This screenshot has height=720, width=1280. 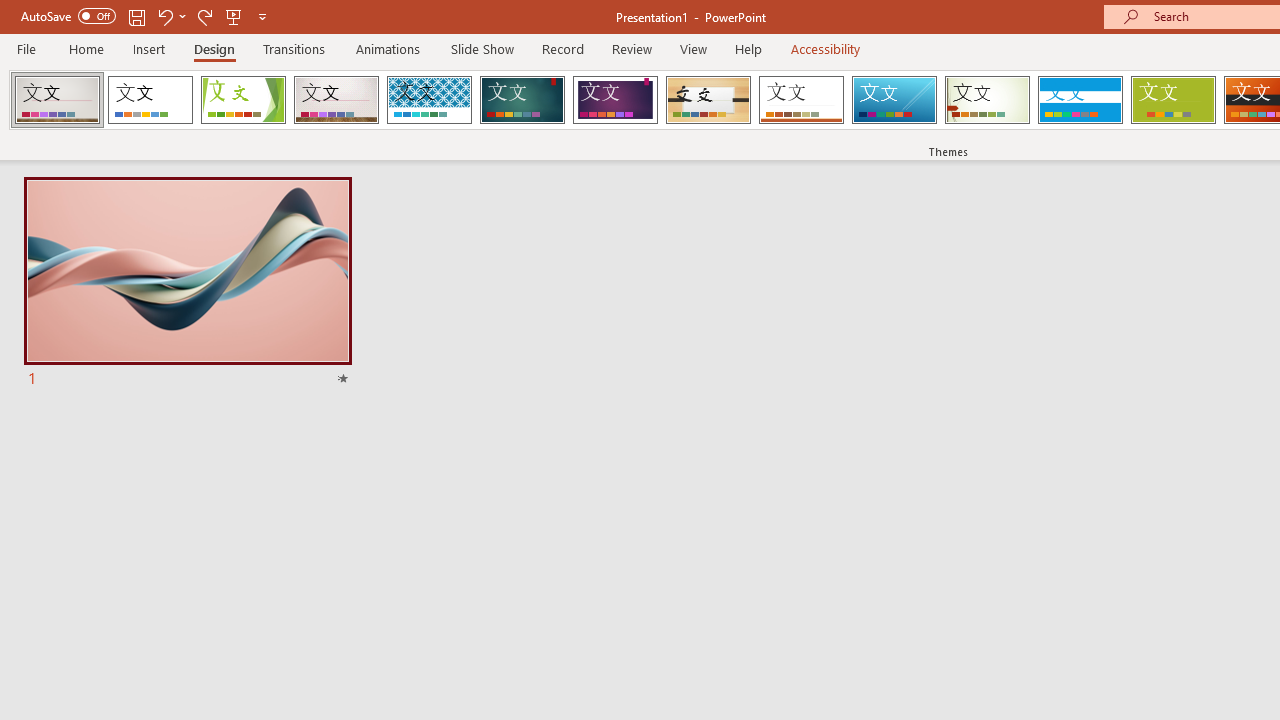 I want to click on 'Ion Boardroom', so click(x=614, y=100).